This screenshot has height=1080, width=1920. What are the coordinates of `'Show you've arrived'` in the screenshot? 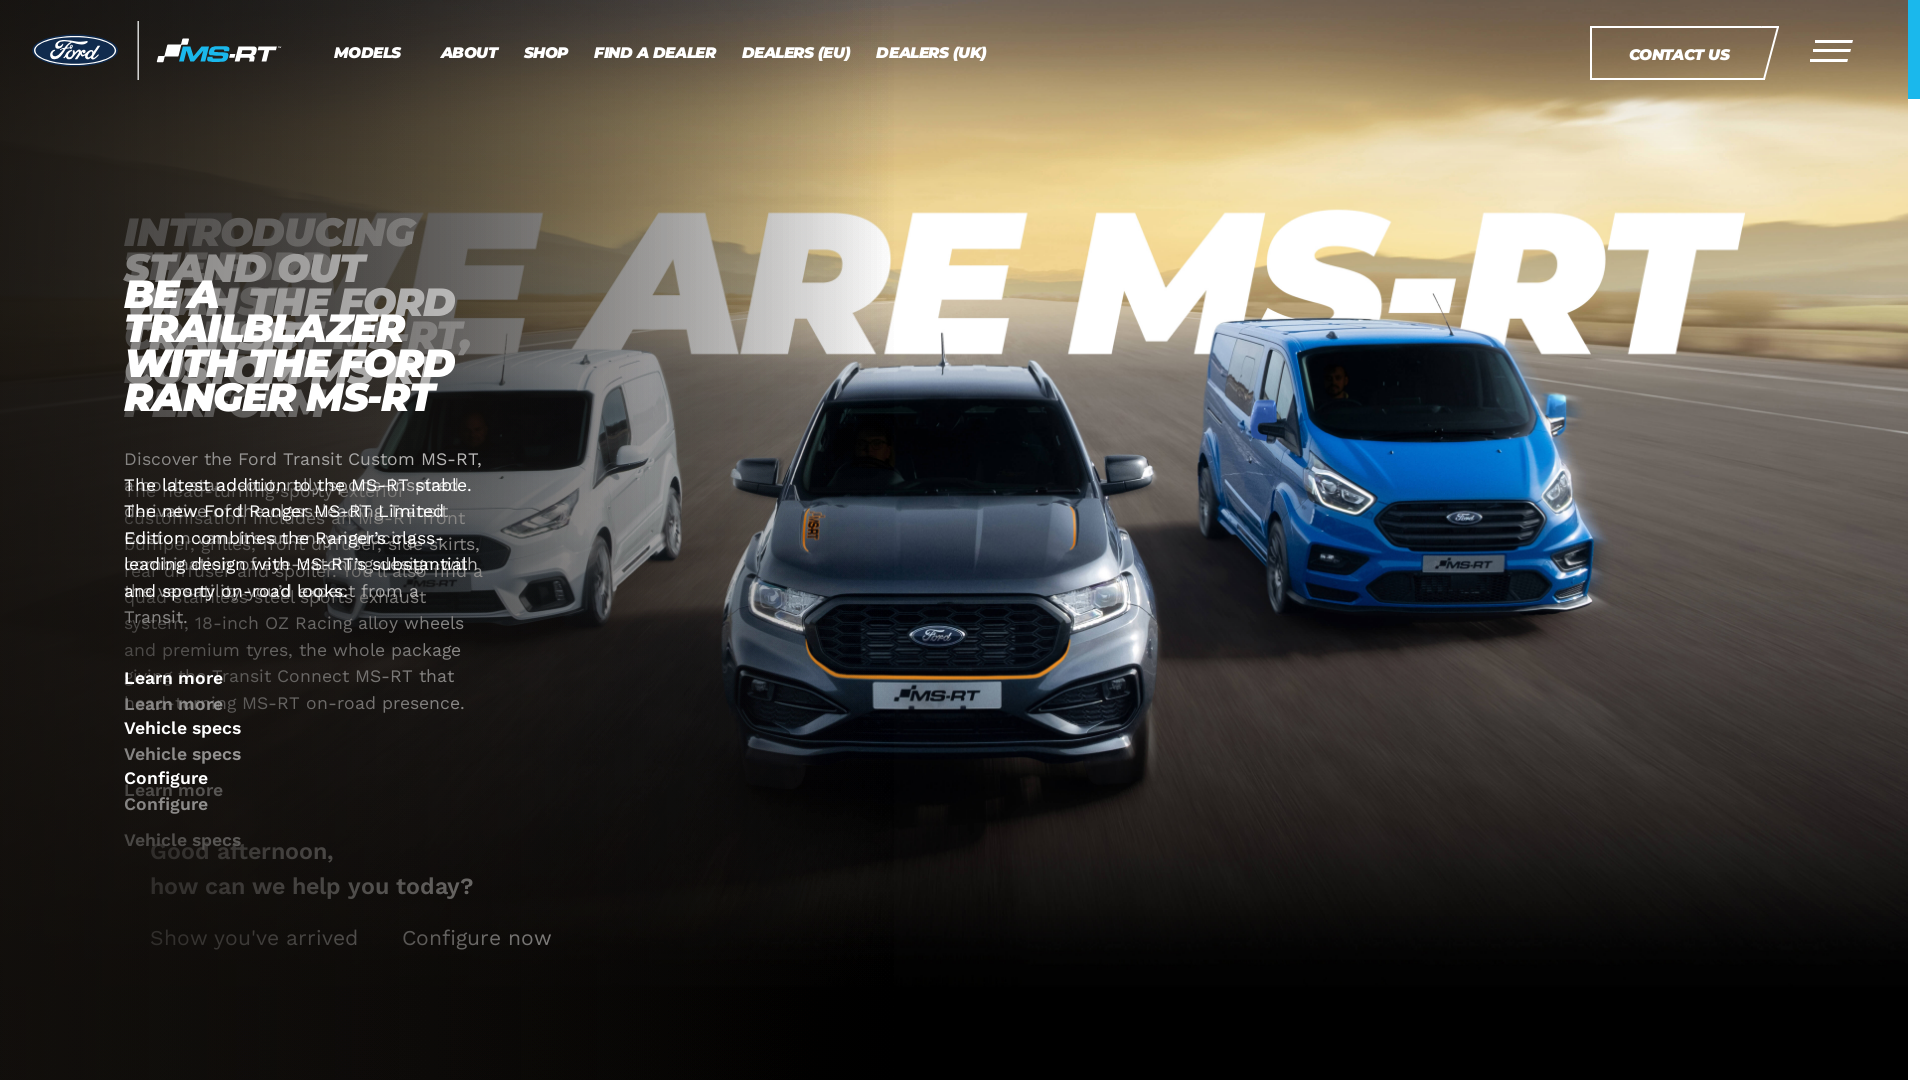 It's located at (253, 937).